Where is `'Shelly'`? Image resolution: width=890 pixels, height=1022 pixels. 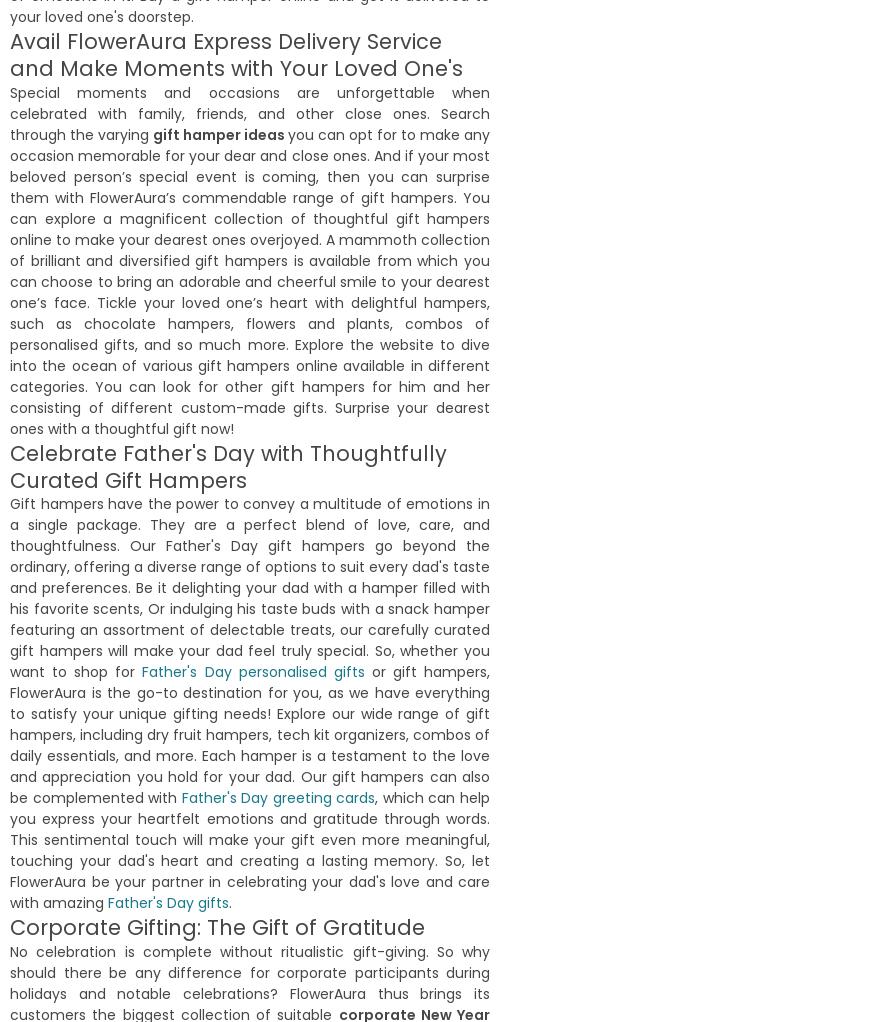
'Shelly' is located at coordinates (21, 288).